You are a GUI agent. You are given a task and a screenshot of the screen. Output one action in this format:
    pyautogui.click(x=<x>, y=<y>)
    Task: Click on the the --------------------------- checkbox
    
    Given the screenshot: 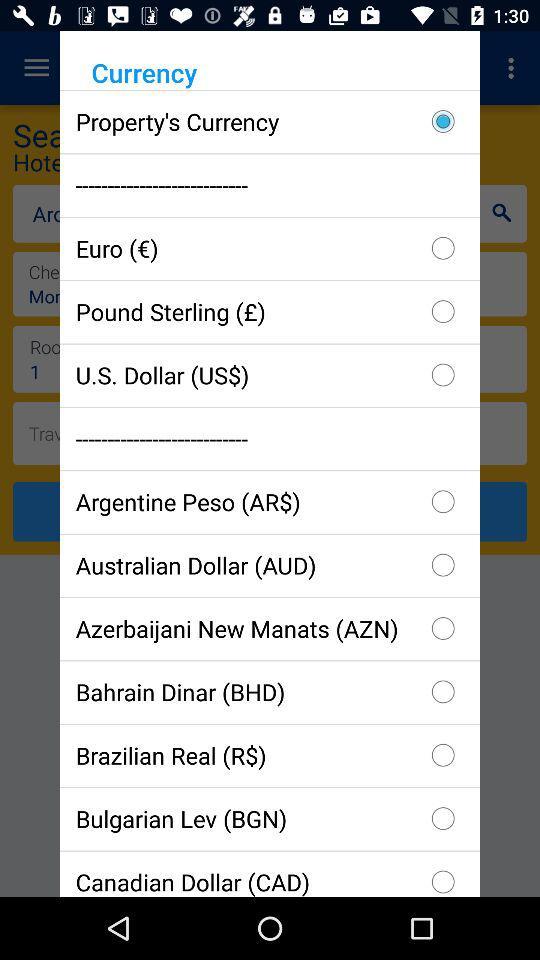 What is the action you would take?
    pyautogui.click(x=270, y=185)
    